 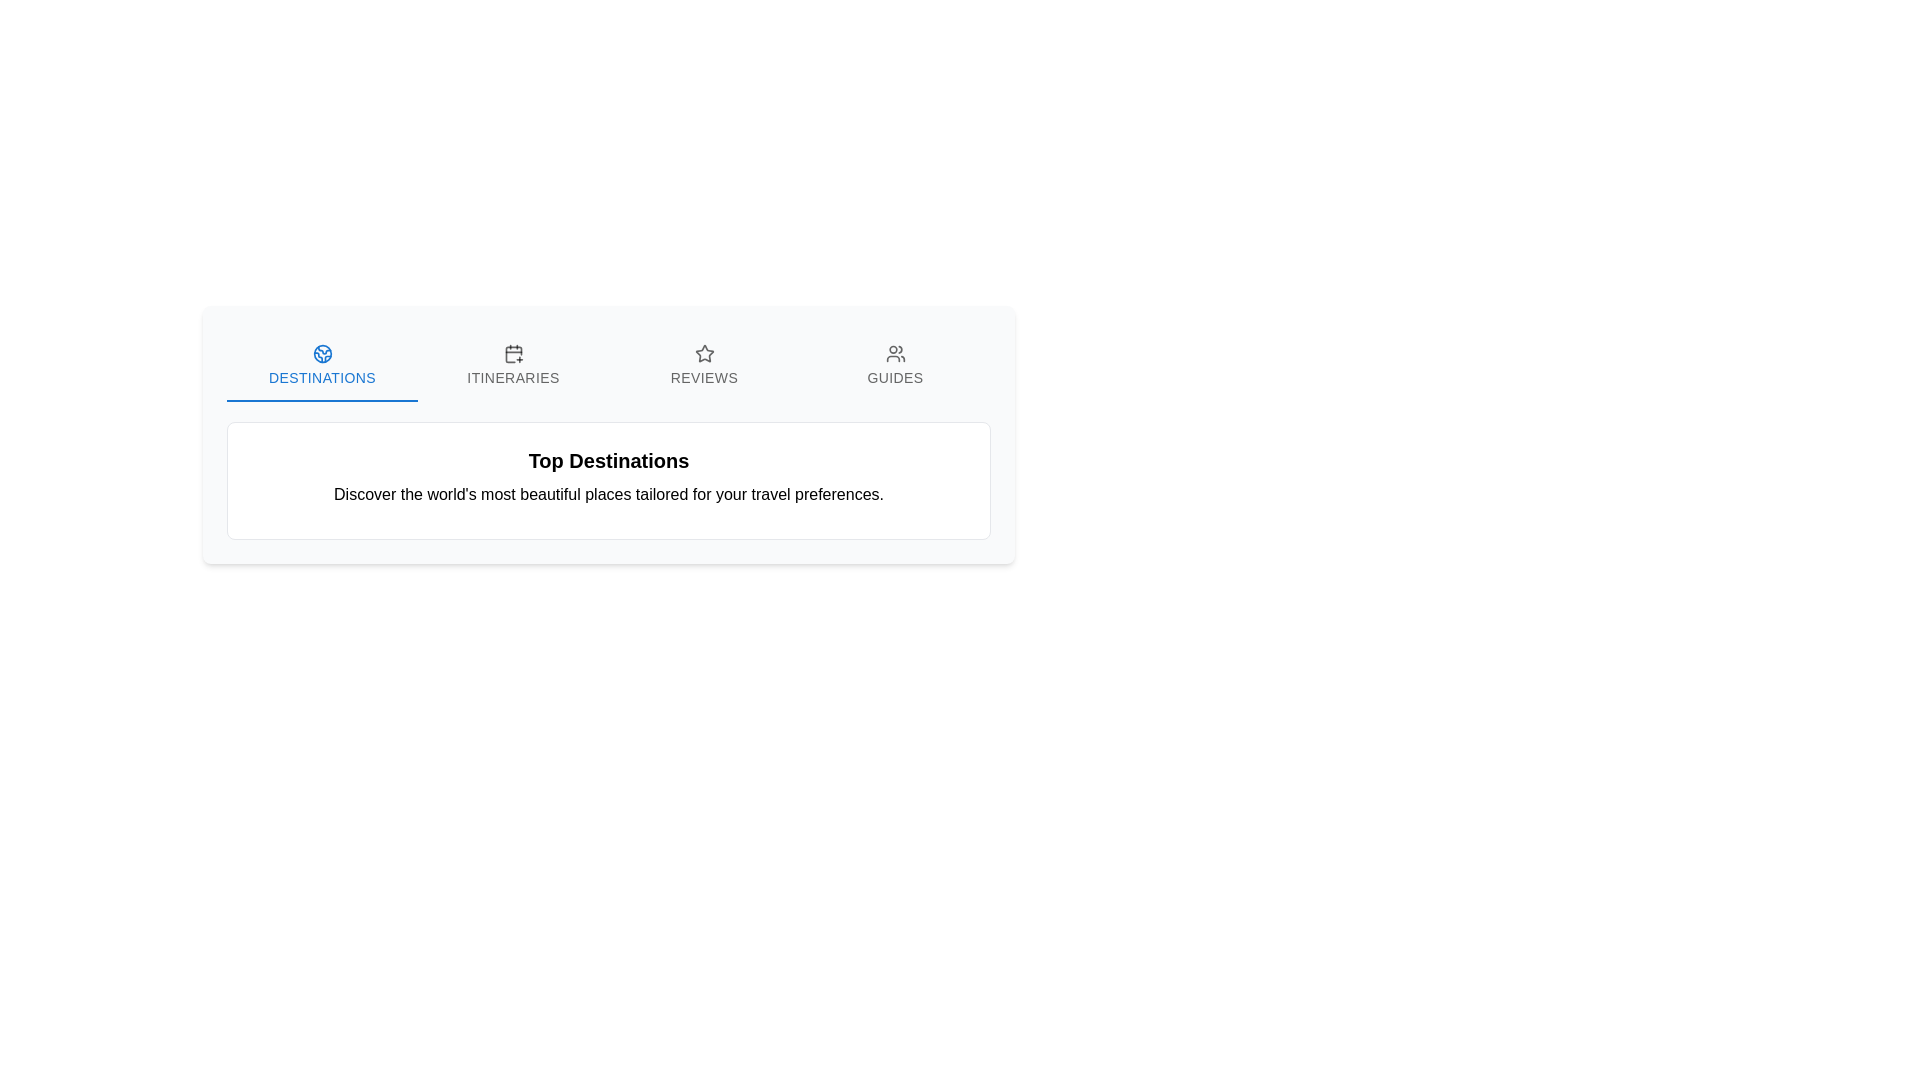 What do you see at coordinates (322, 366) in the screenshot?
I see `the 'Destinations' tab button` at bounding box center [322, 366].